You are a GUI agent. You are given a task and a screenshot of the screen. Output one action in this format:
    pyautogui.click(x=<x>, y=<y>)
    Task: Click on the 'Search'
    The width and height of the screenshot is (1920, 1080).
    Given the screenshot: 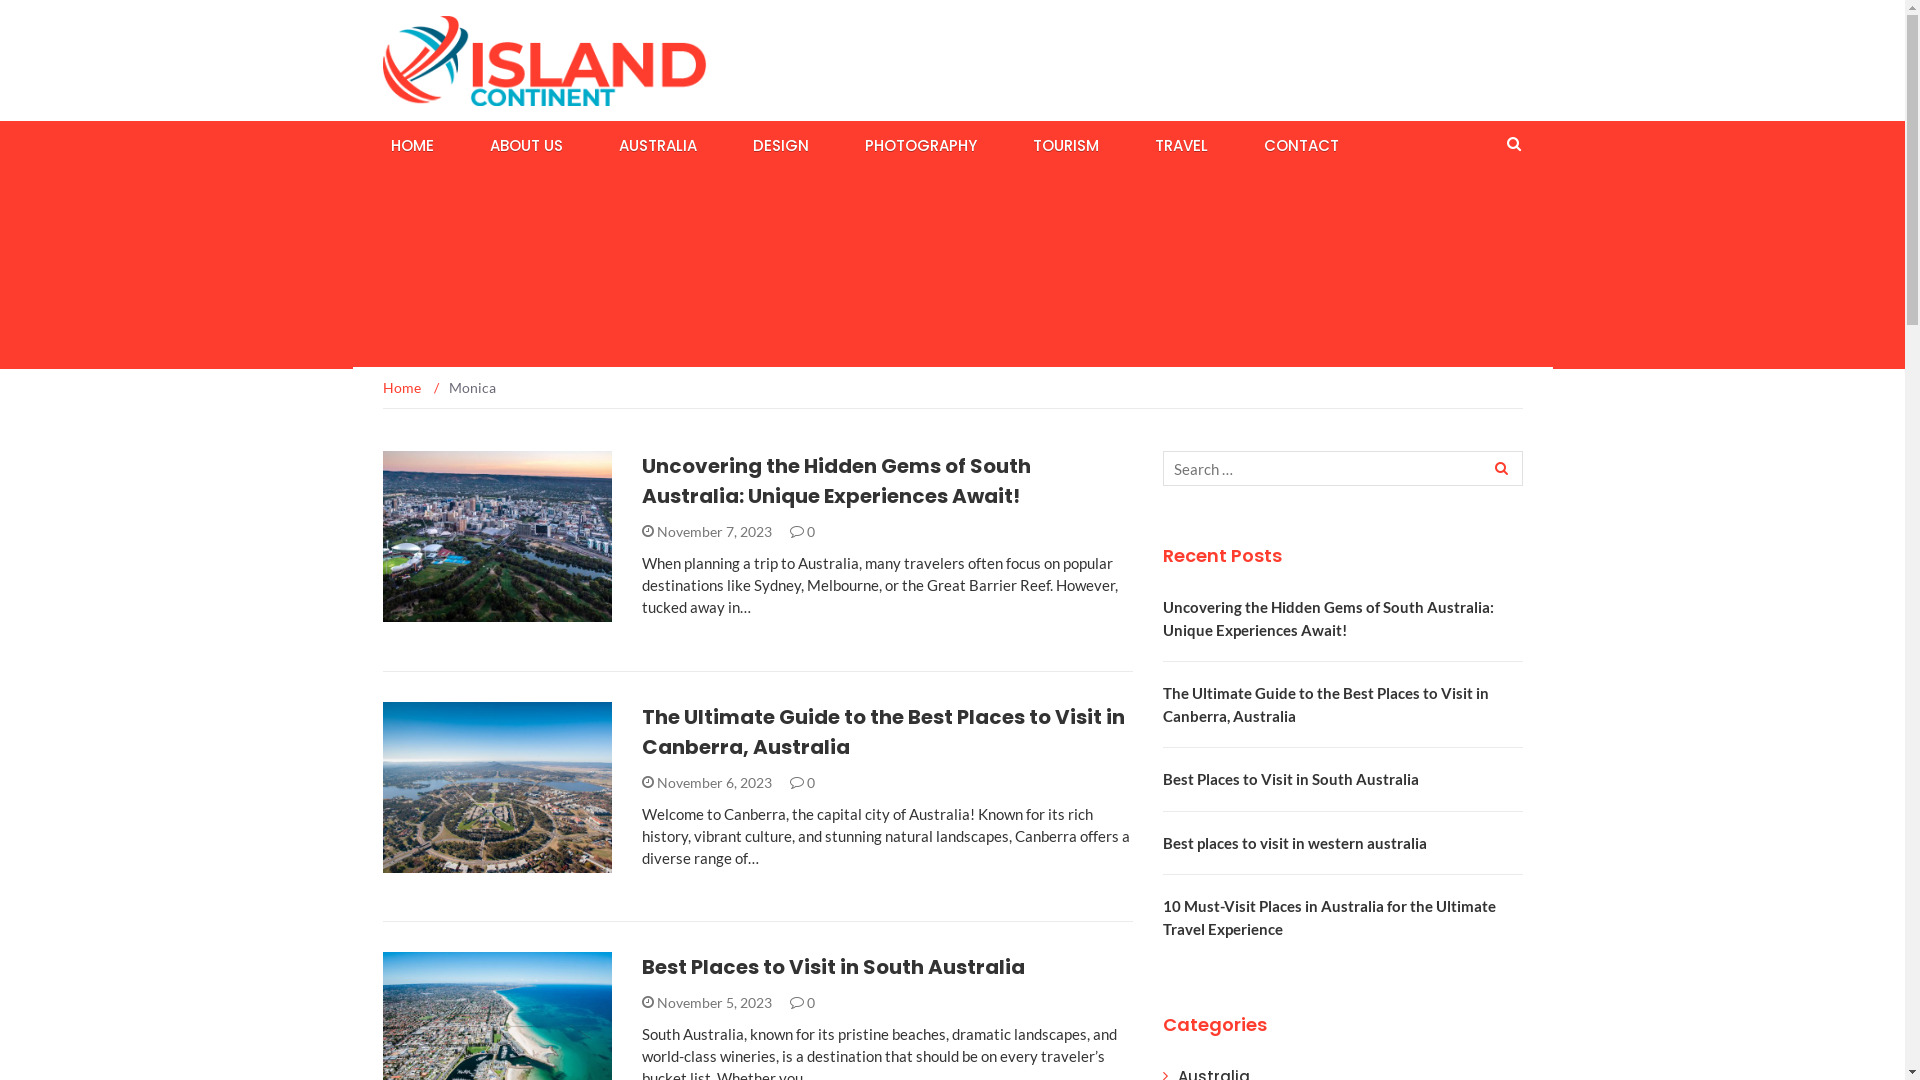 What is the action you would take?
    pyautogui.click(x=1498, y=468)
    